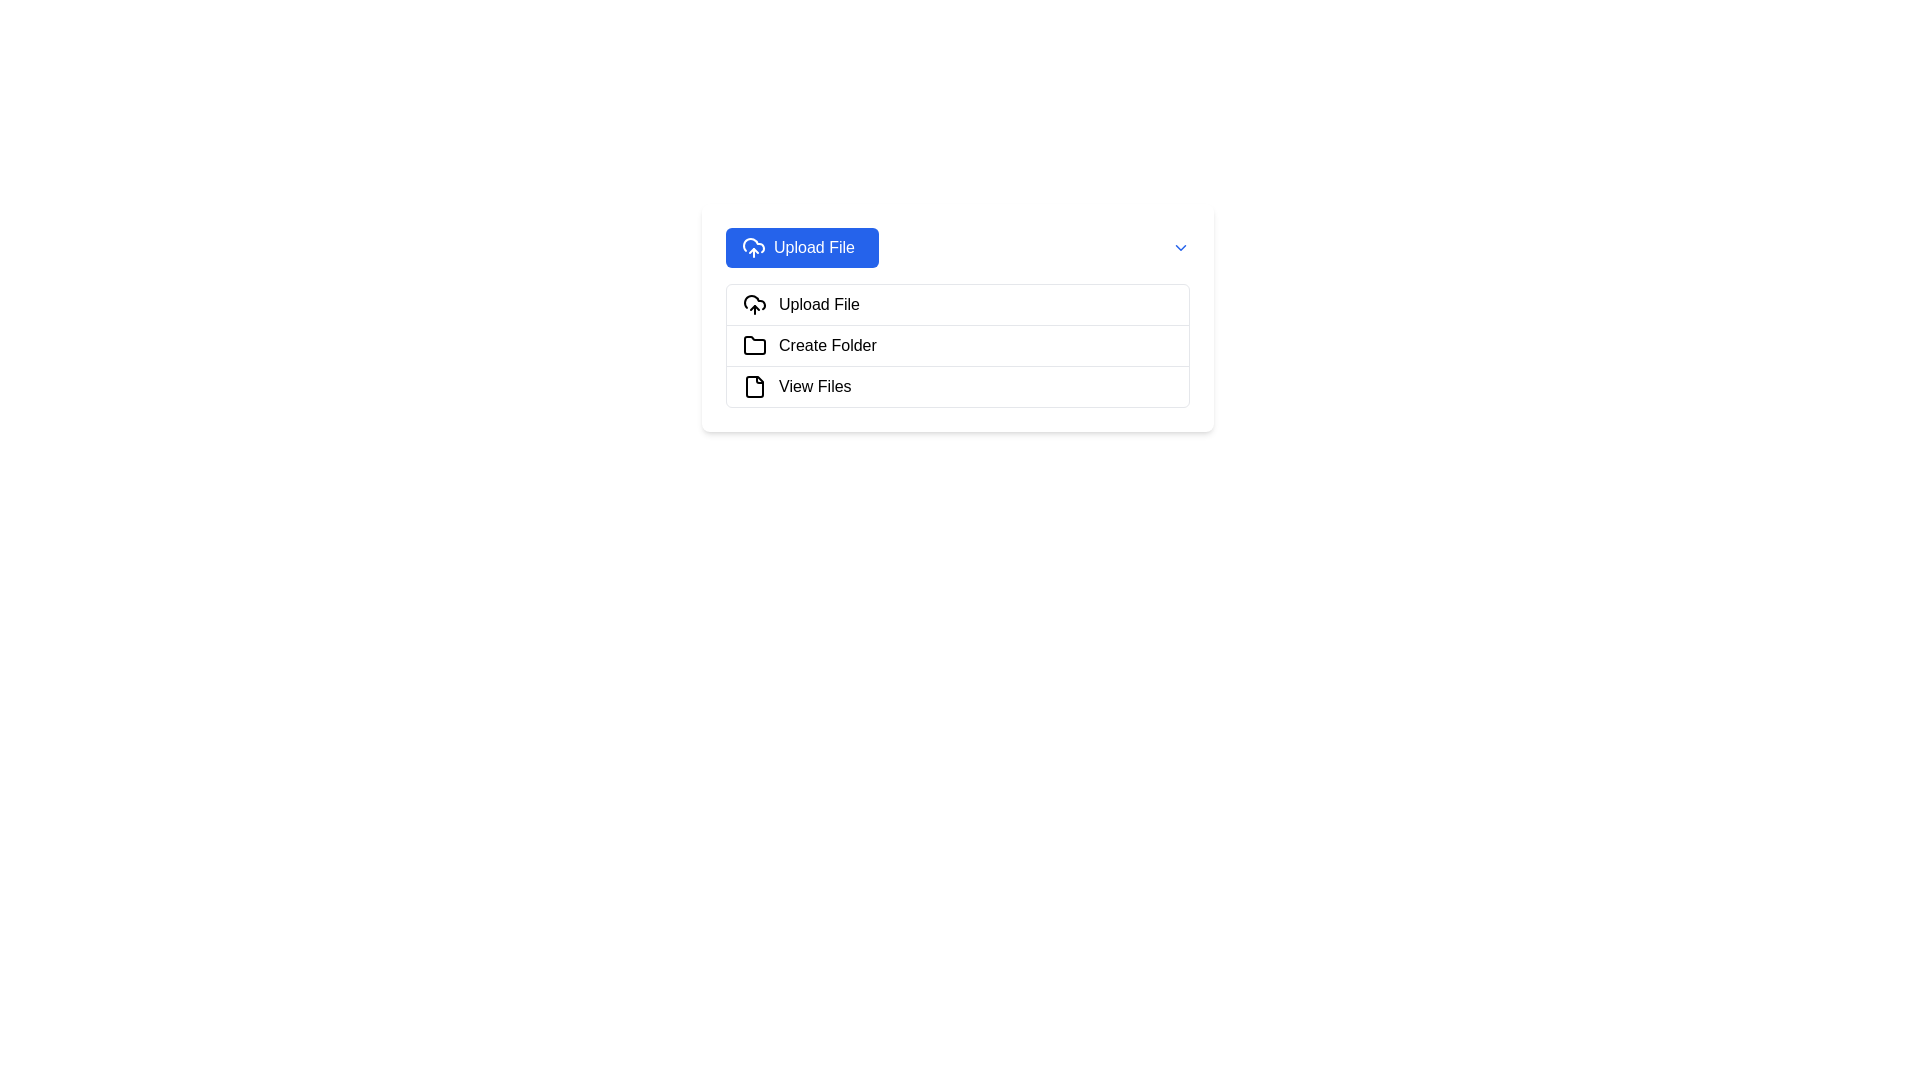 This screenshot has height=1080, width=1920. I want to click on the third Text Label element in the vertical list of options, which serves as a descriptor for viewing files, located below the 'Upload File' button, so click(815, 386).